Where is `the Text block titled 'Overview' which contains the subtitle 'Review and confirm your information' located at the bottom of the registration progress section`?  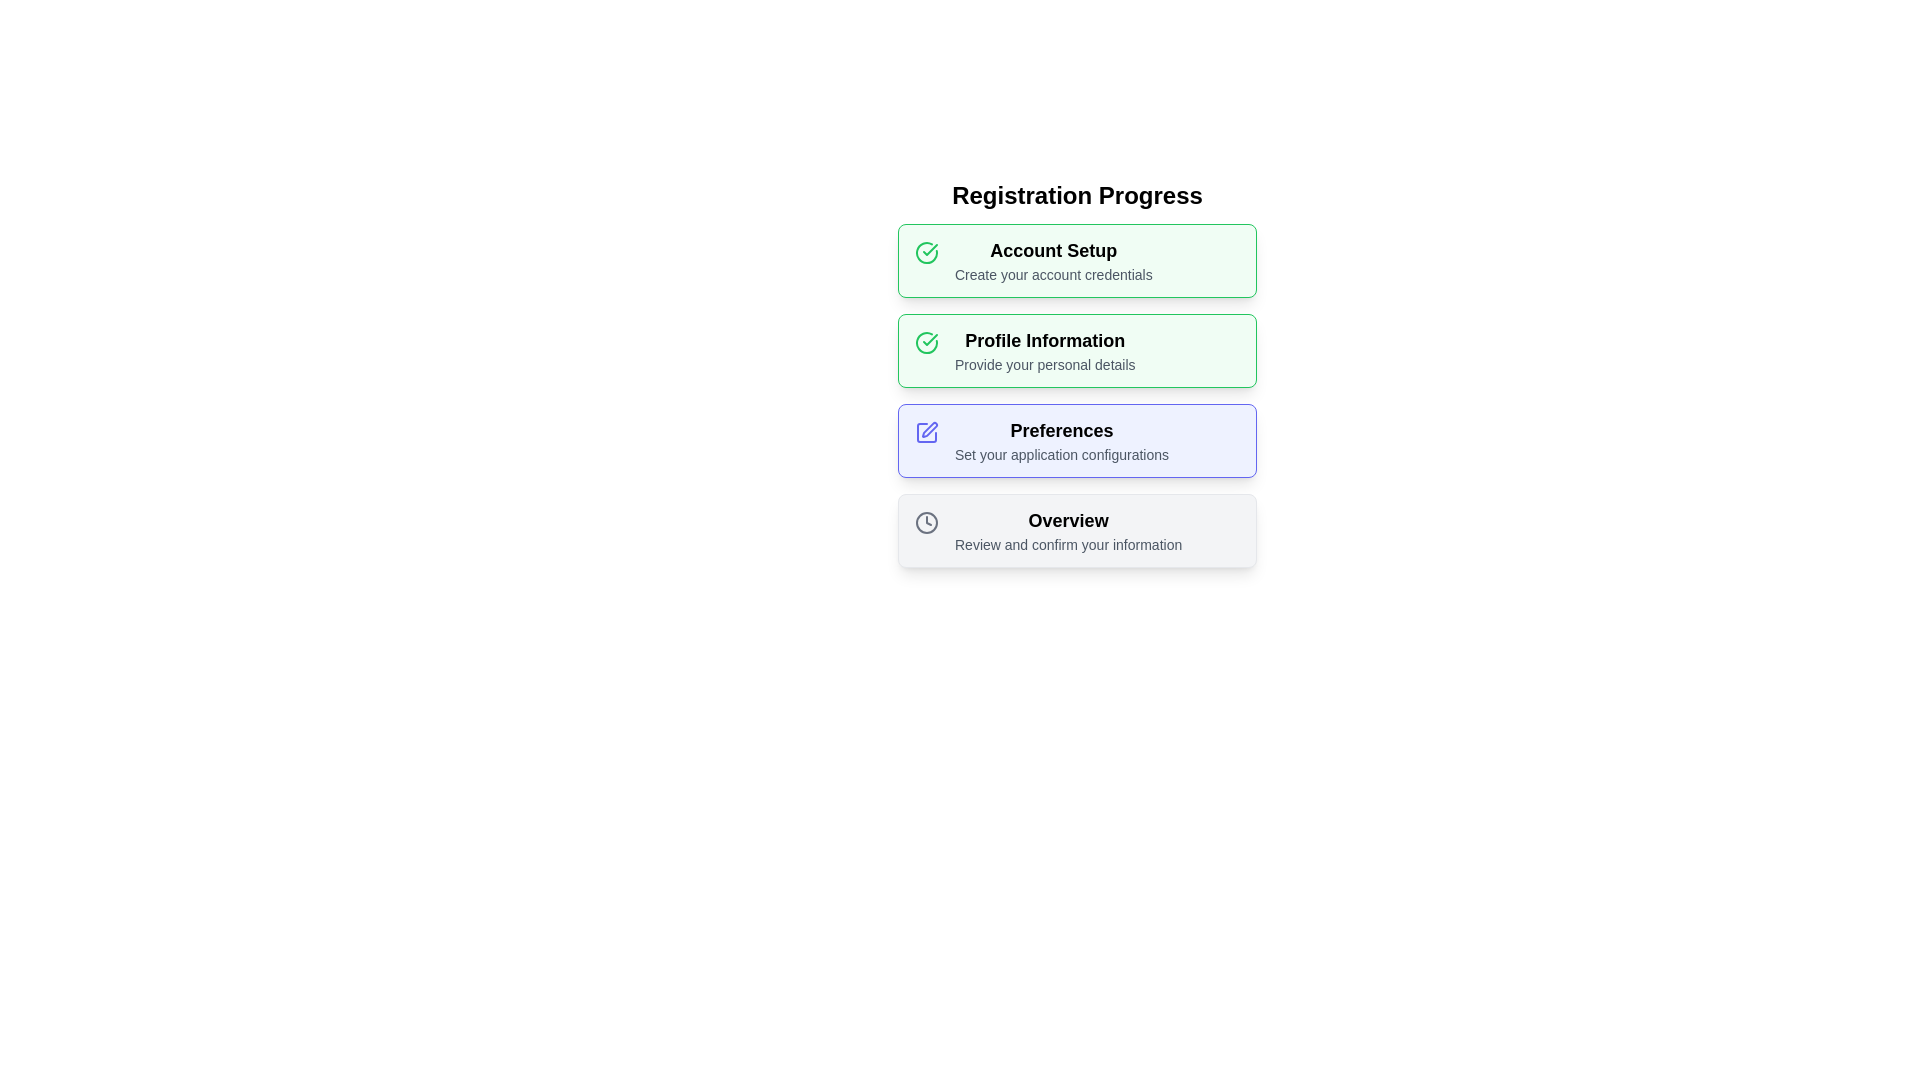
the Text block titled 'Overview' which contains the subtitle 'Review and confirm your information' located at the bottom of the registration progress section is located at coordinates (1067, 530).